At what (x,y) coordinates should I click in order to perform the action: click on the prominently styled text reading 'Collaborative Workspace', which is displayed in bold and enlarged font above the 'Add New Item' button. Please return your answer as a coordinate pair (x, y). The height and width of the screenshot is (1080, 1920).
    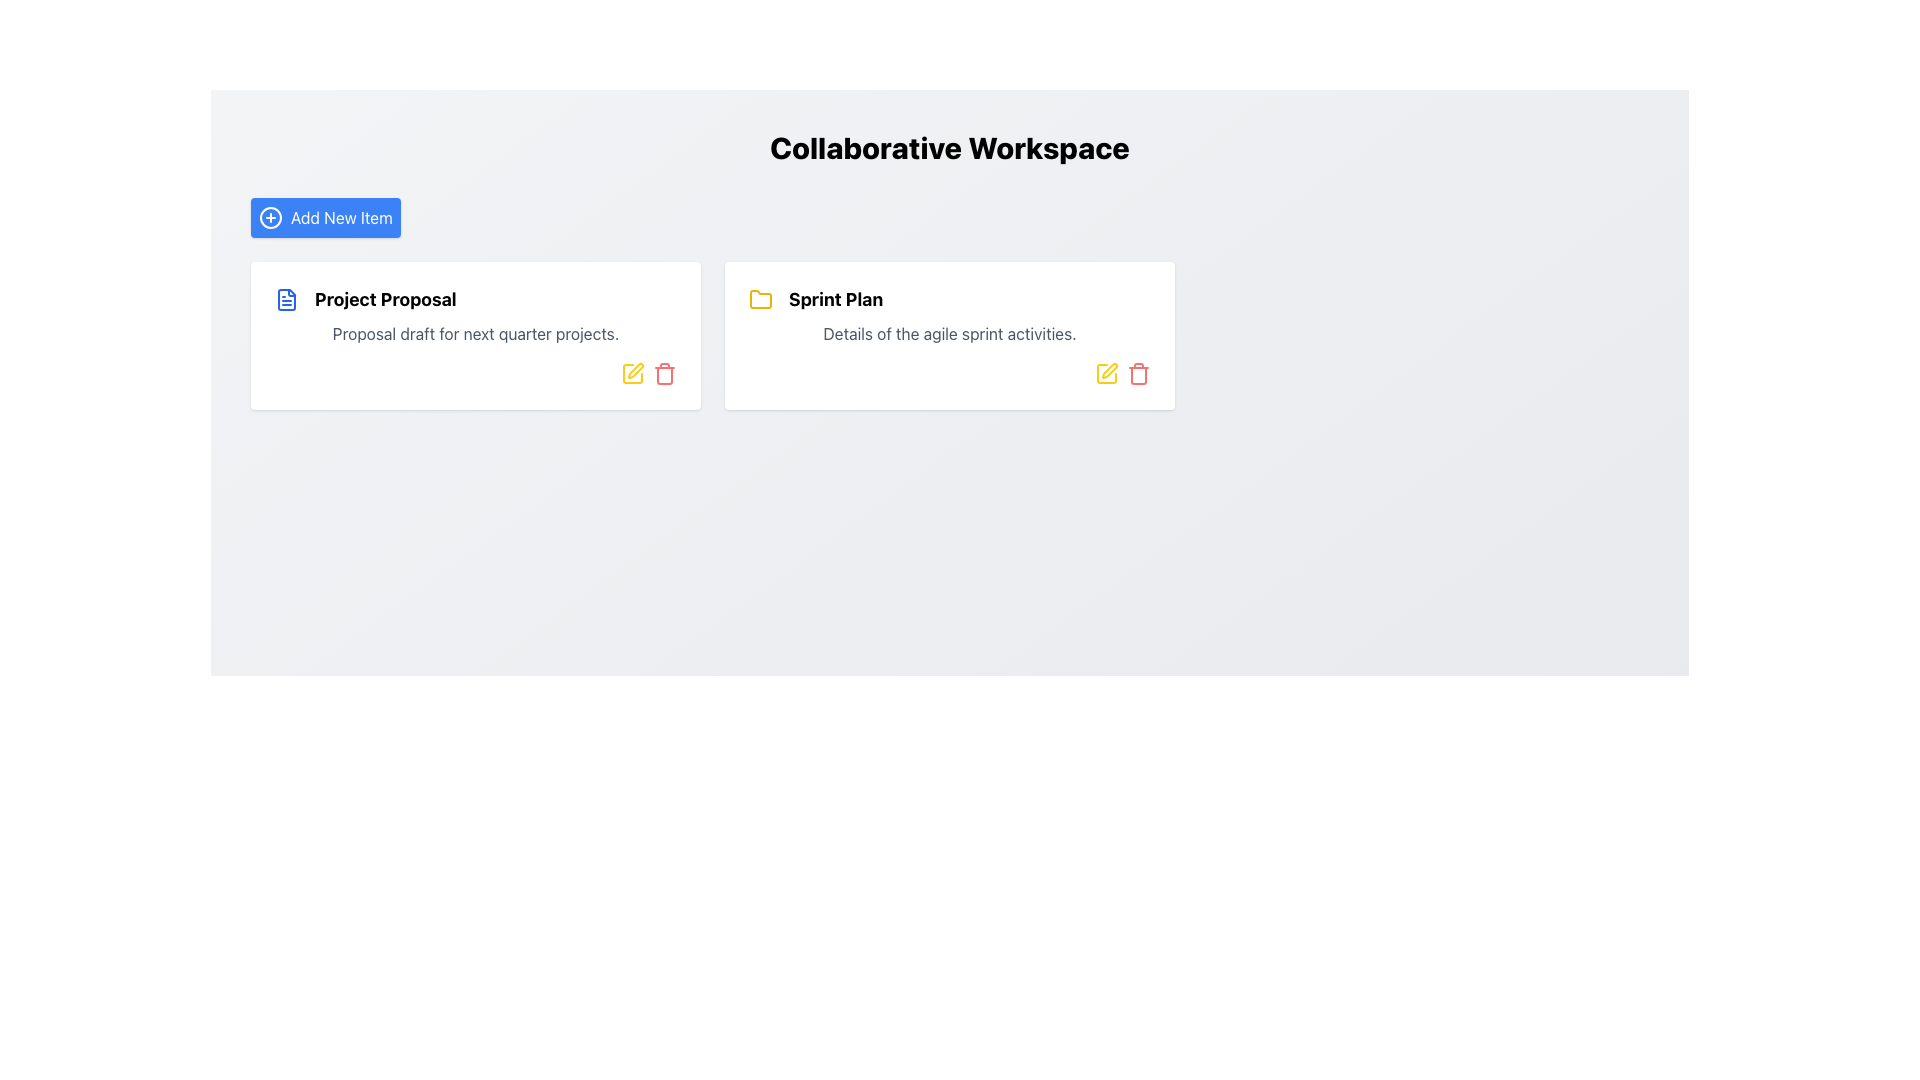
    Looking at the image, I should click on (949, 146).